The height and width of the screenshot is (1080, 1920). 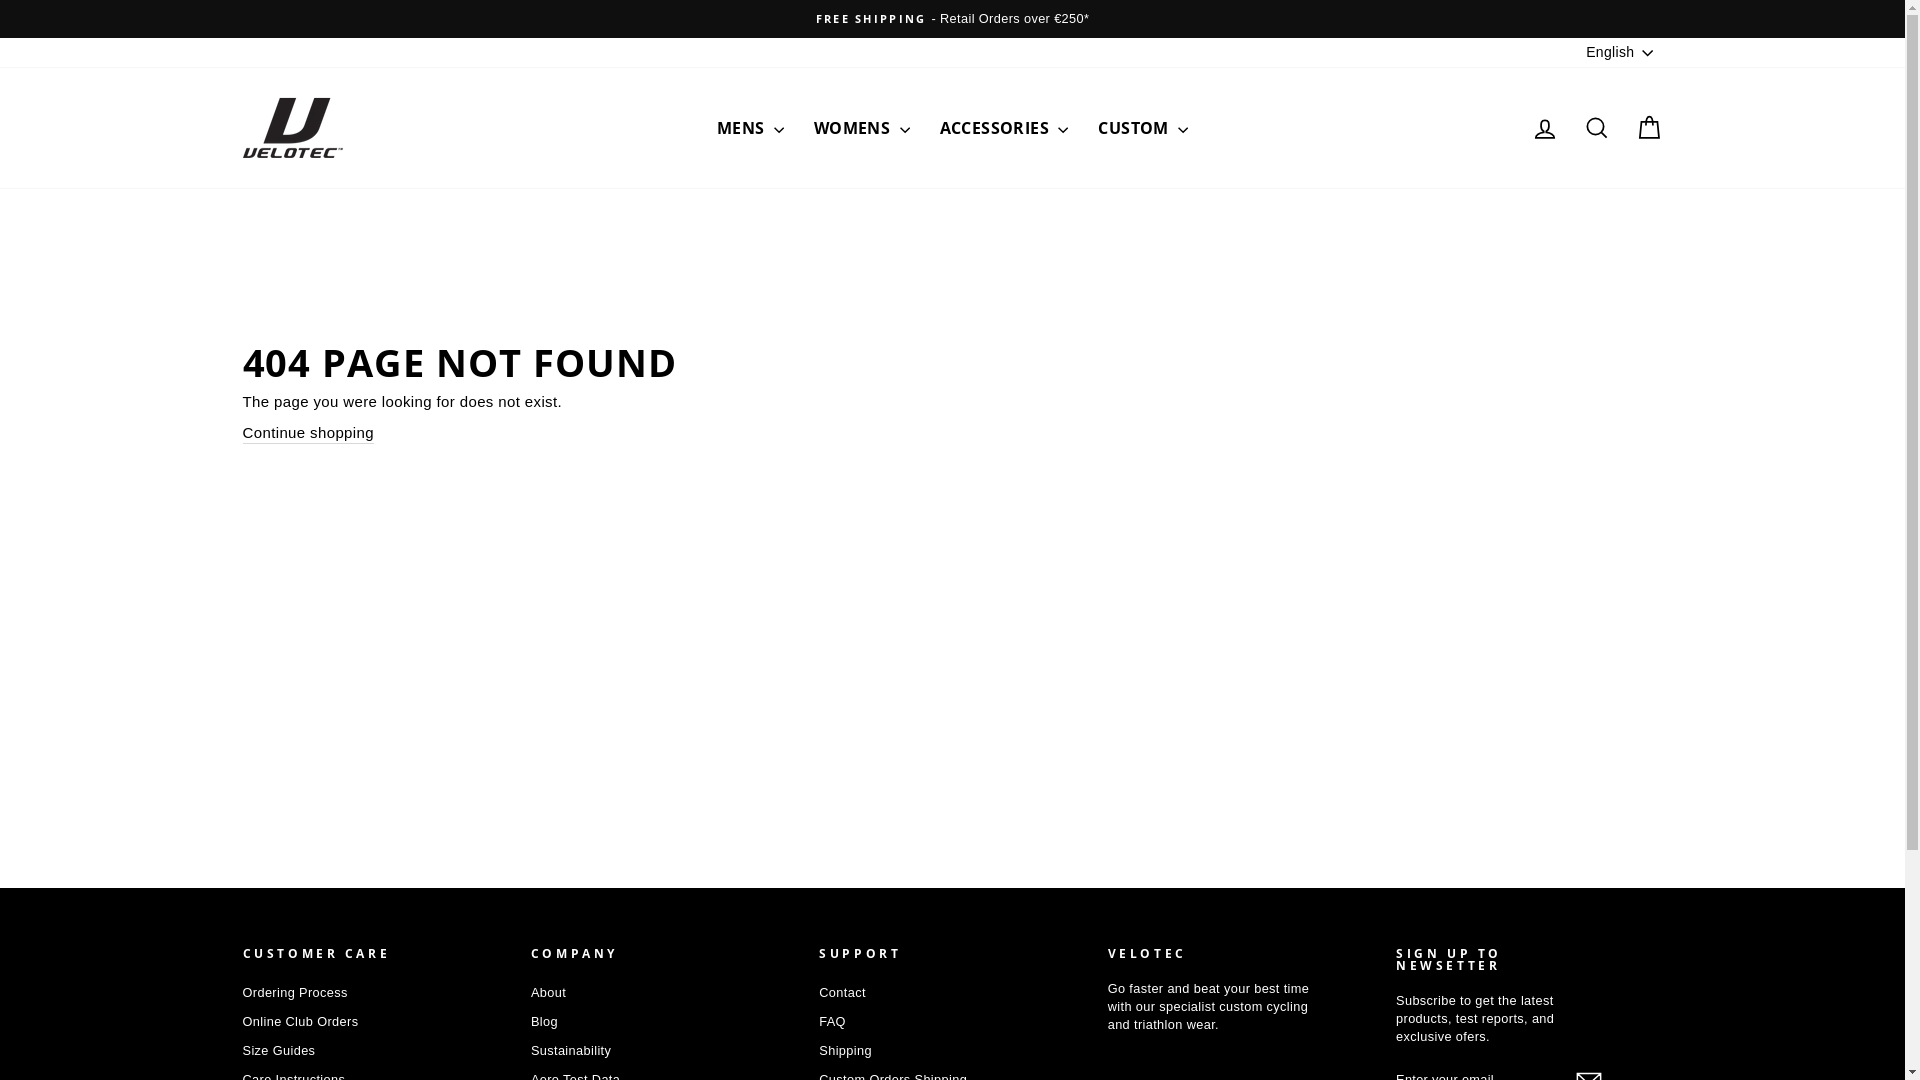 I want to click on 'Online Club Orders', so click(x=298, y=1022).